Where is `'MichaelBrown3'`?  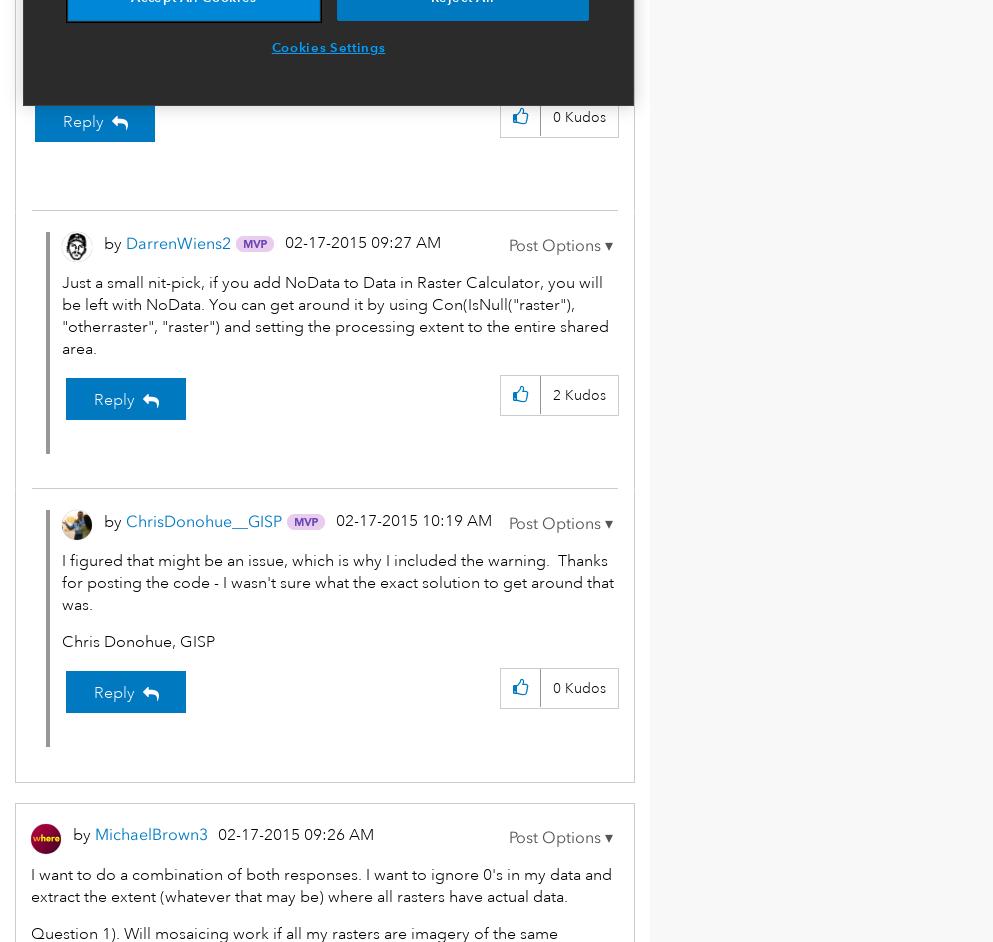 'MichaelBrown3' is located at coordinates (94, 833).